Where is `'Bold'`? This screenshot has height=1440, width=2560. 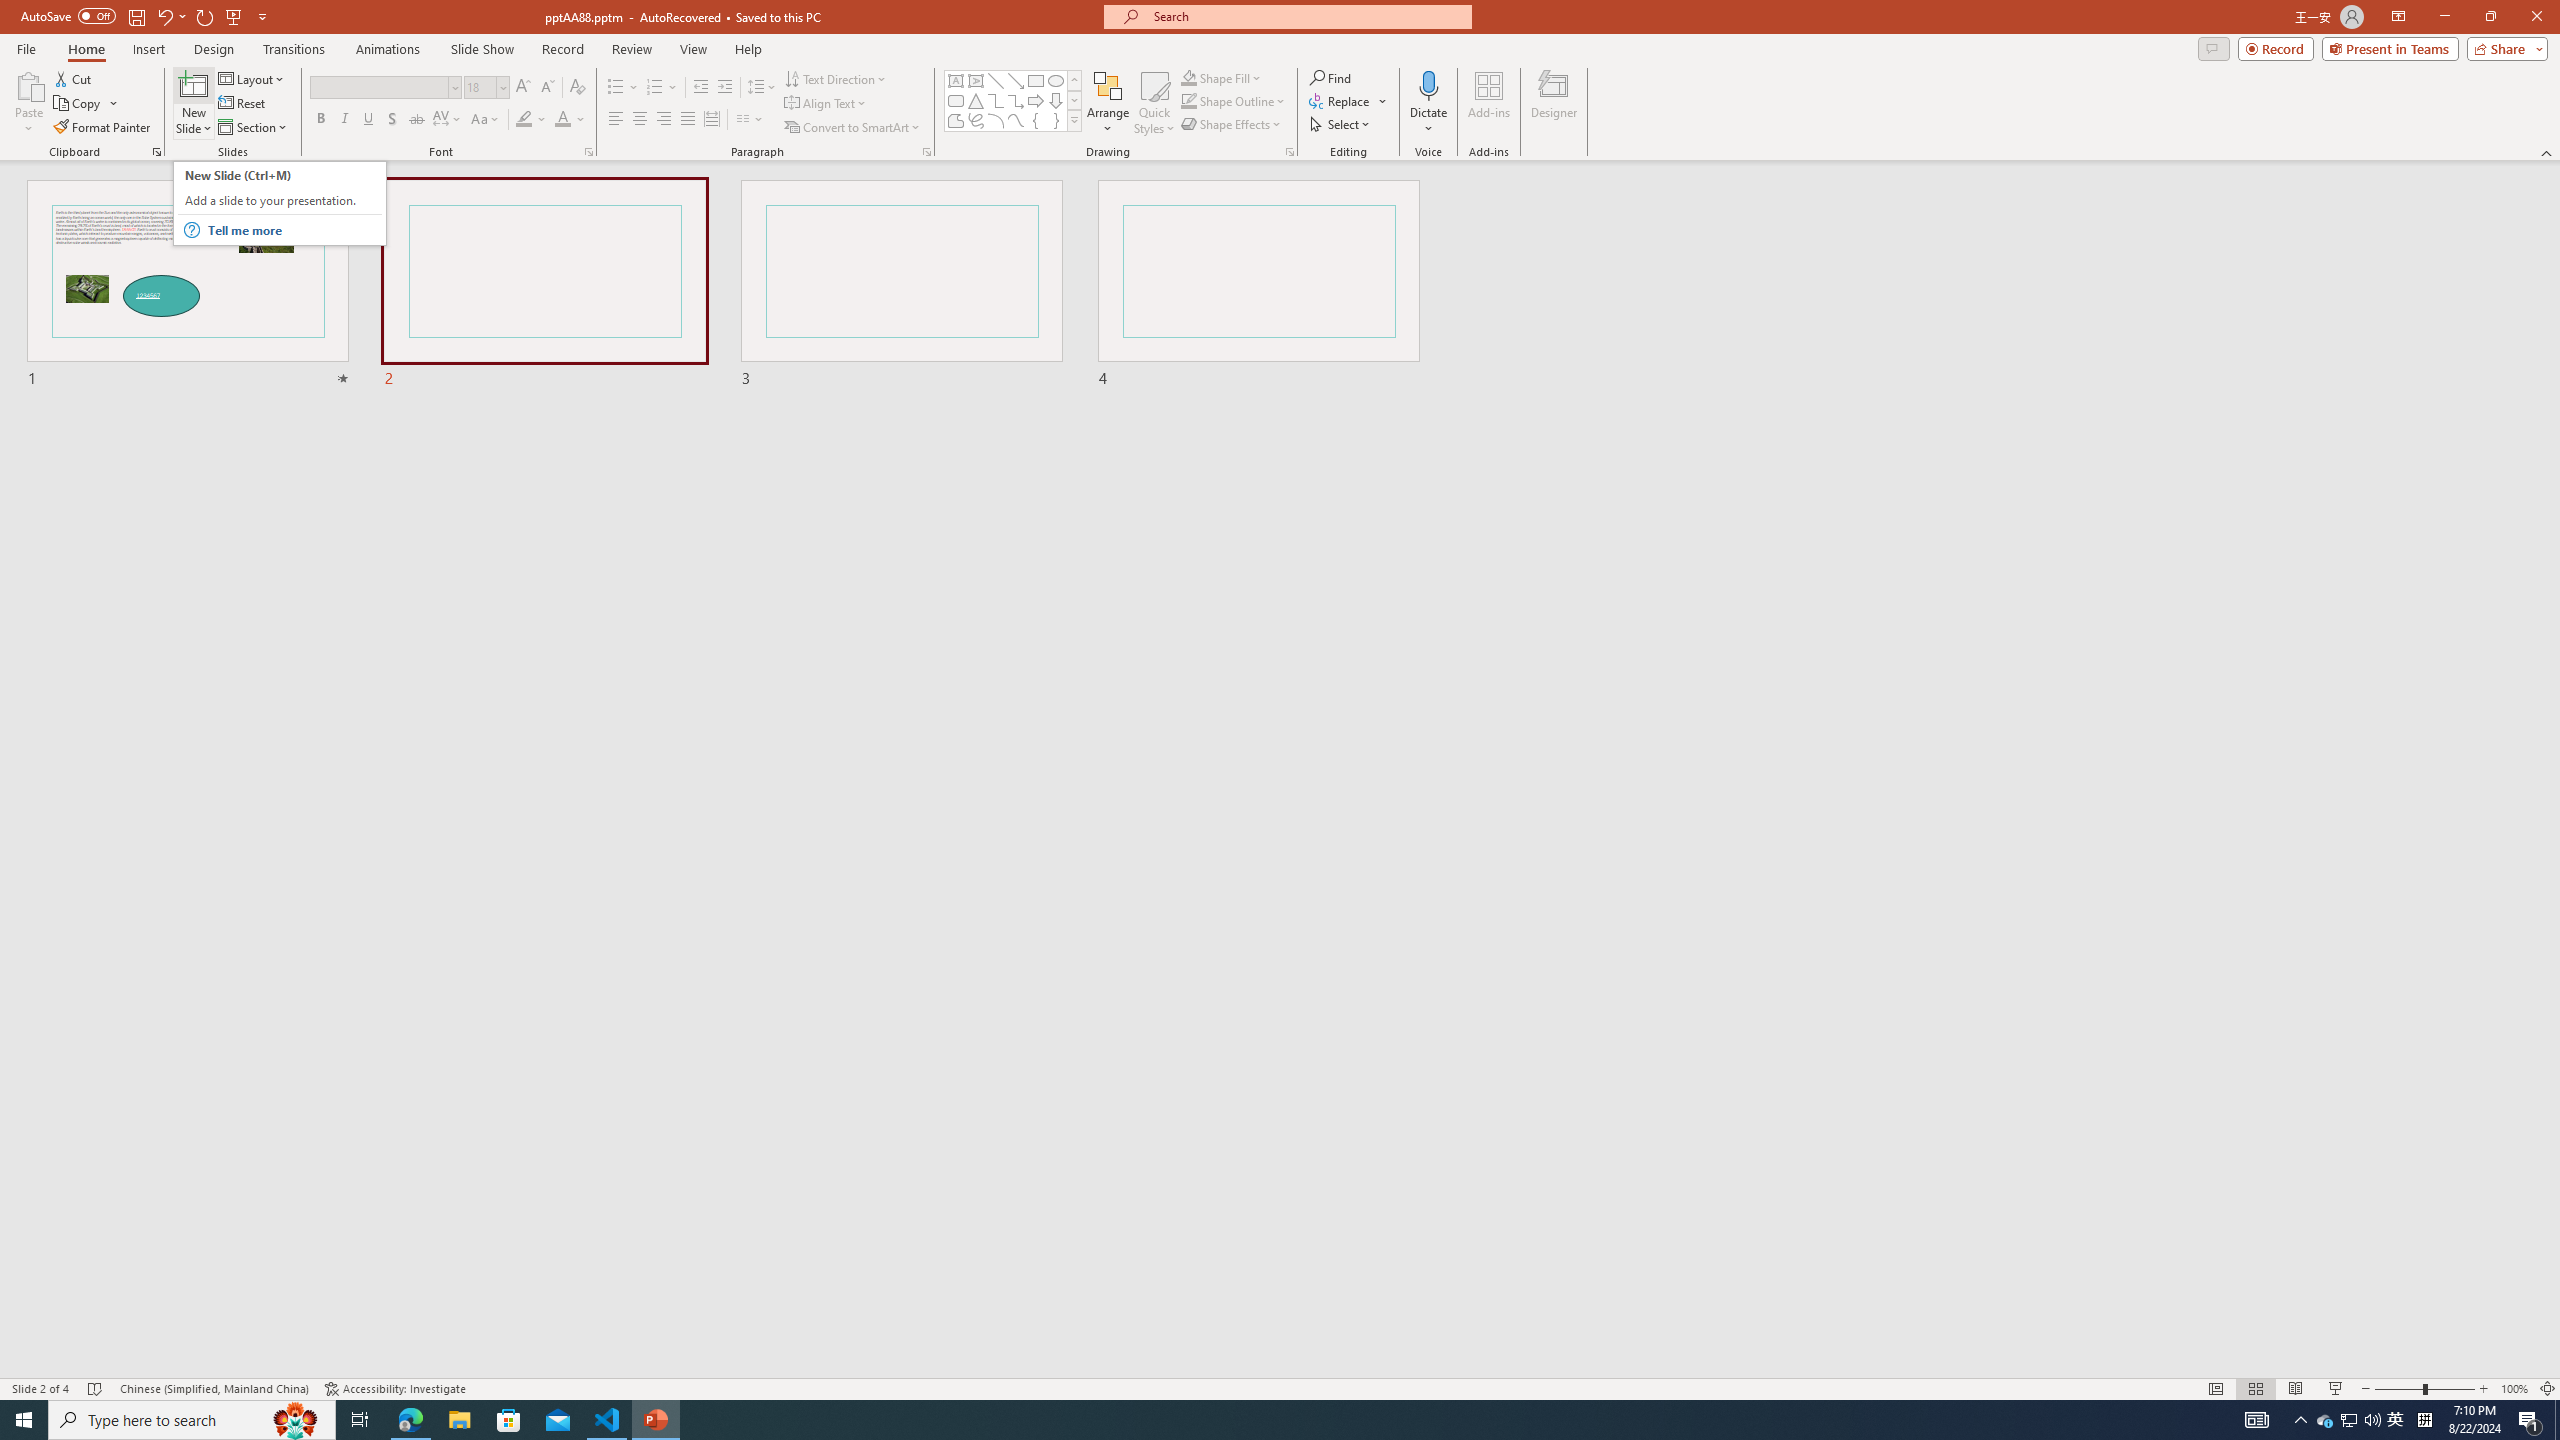
'Bold' is located at coordinates (321, 118).